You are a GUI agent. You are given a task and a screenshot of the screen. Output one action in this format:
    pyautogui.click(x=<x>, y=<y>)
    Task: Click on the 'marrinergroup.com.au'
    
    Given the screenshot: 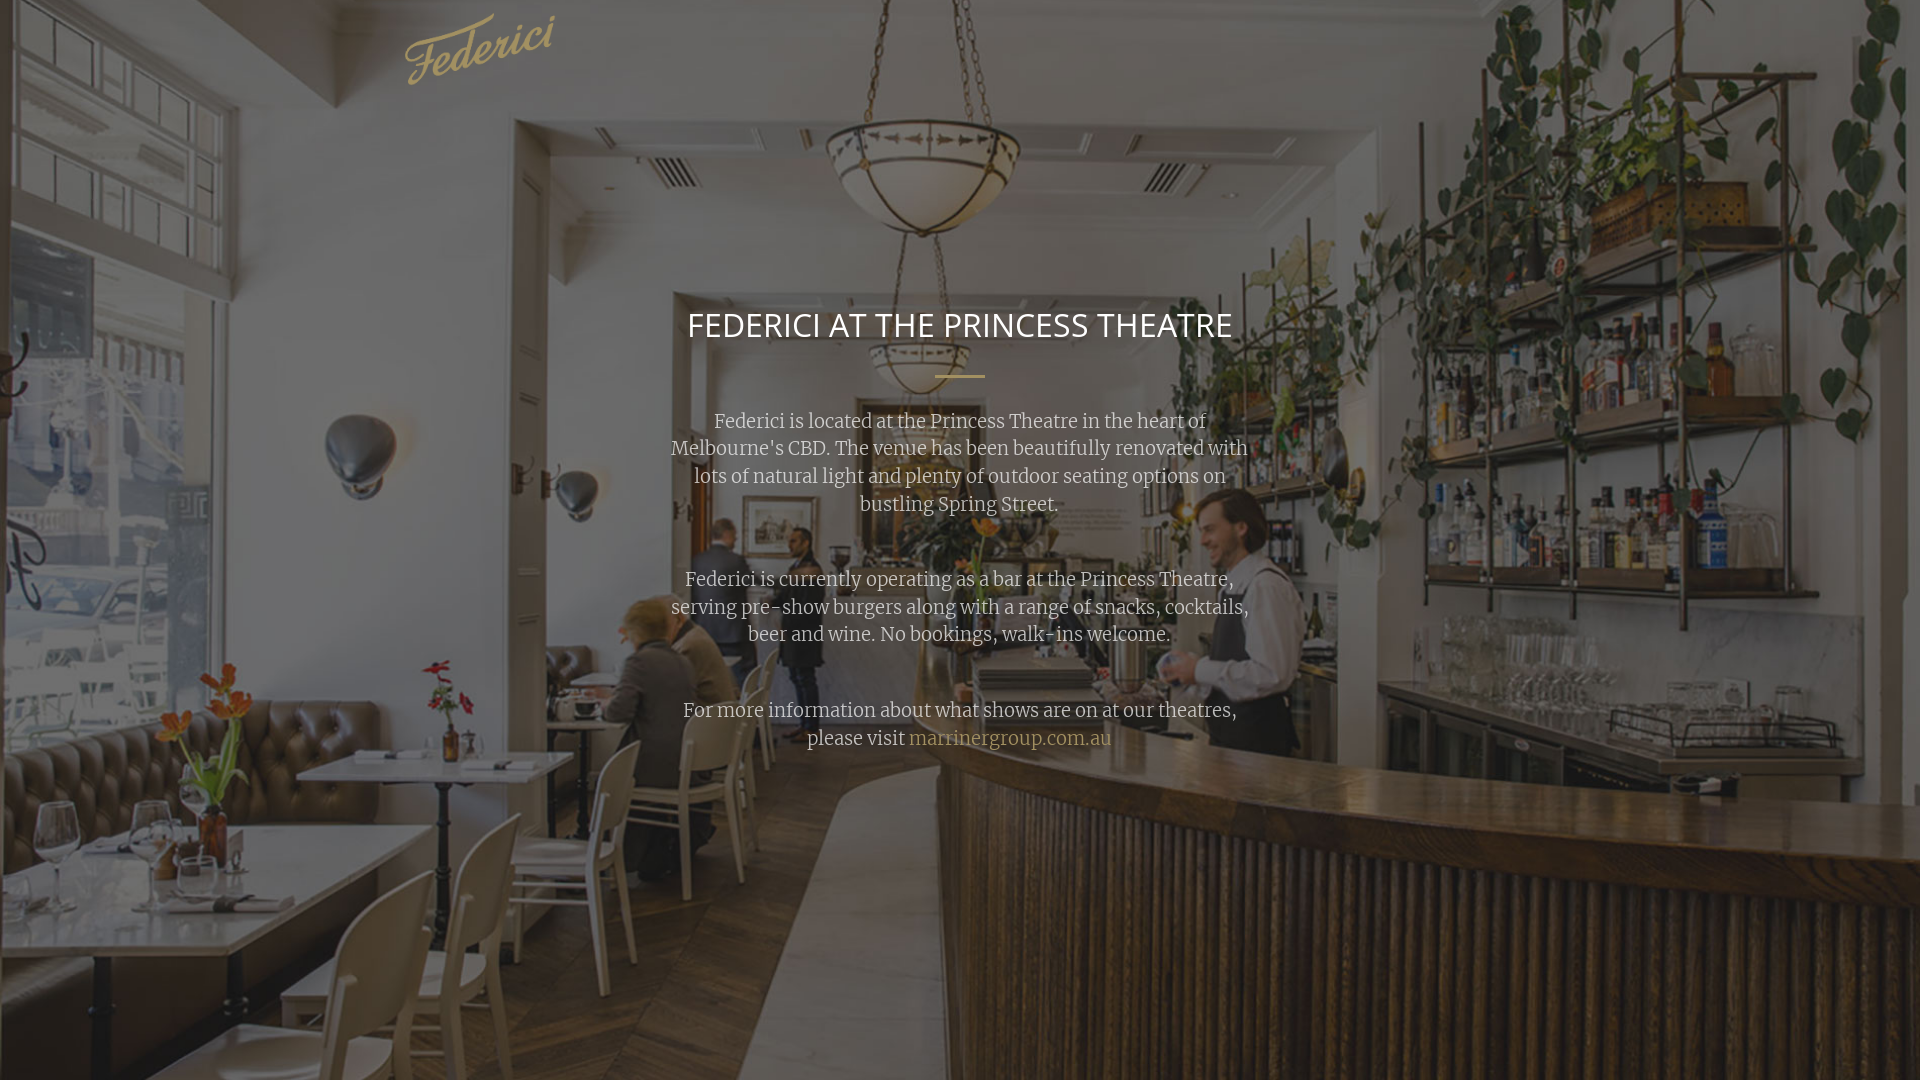 What is the action you would take?
    pyautogui.click(x=907, y=738)
    